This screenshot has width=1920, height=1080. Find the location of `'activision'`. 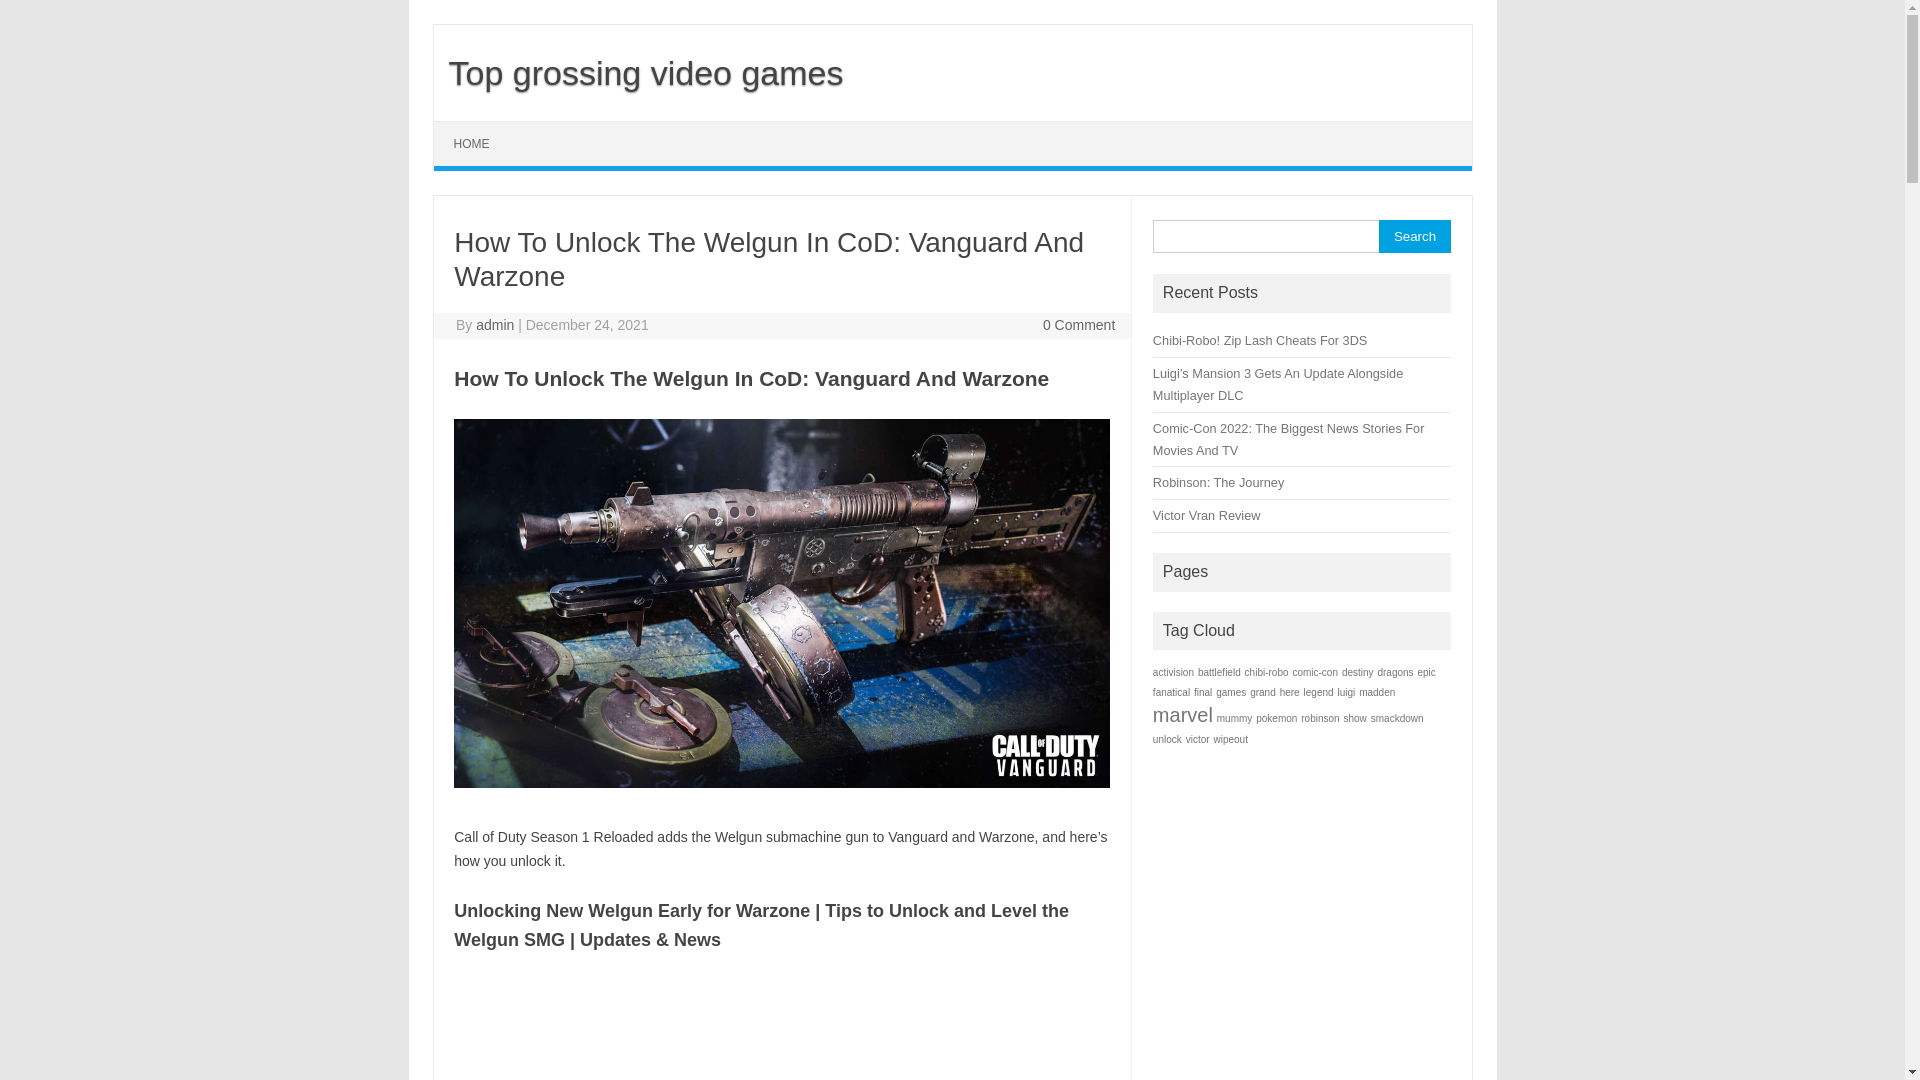

'activision' is located at coordinates (1173, 672).